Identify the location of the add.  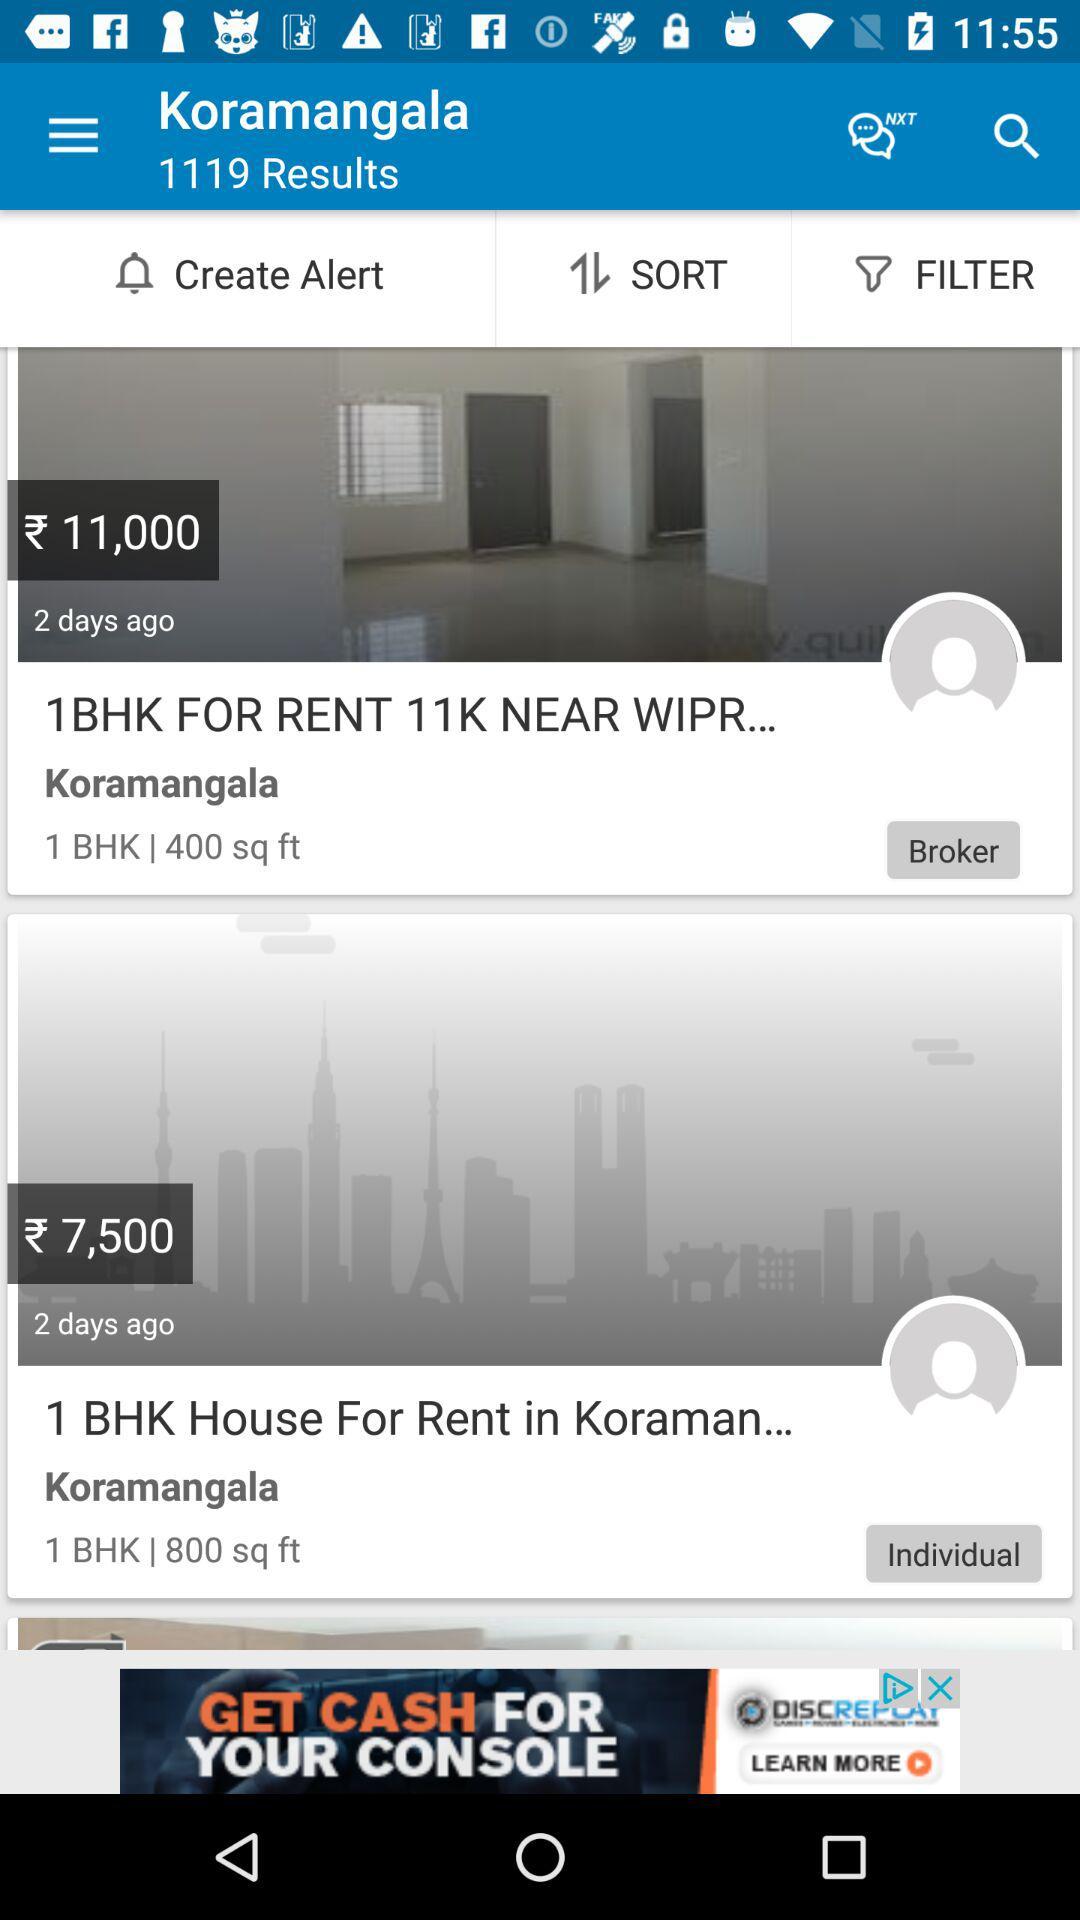
(540, 1730).